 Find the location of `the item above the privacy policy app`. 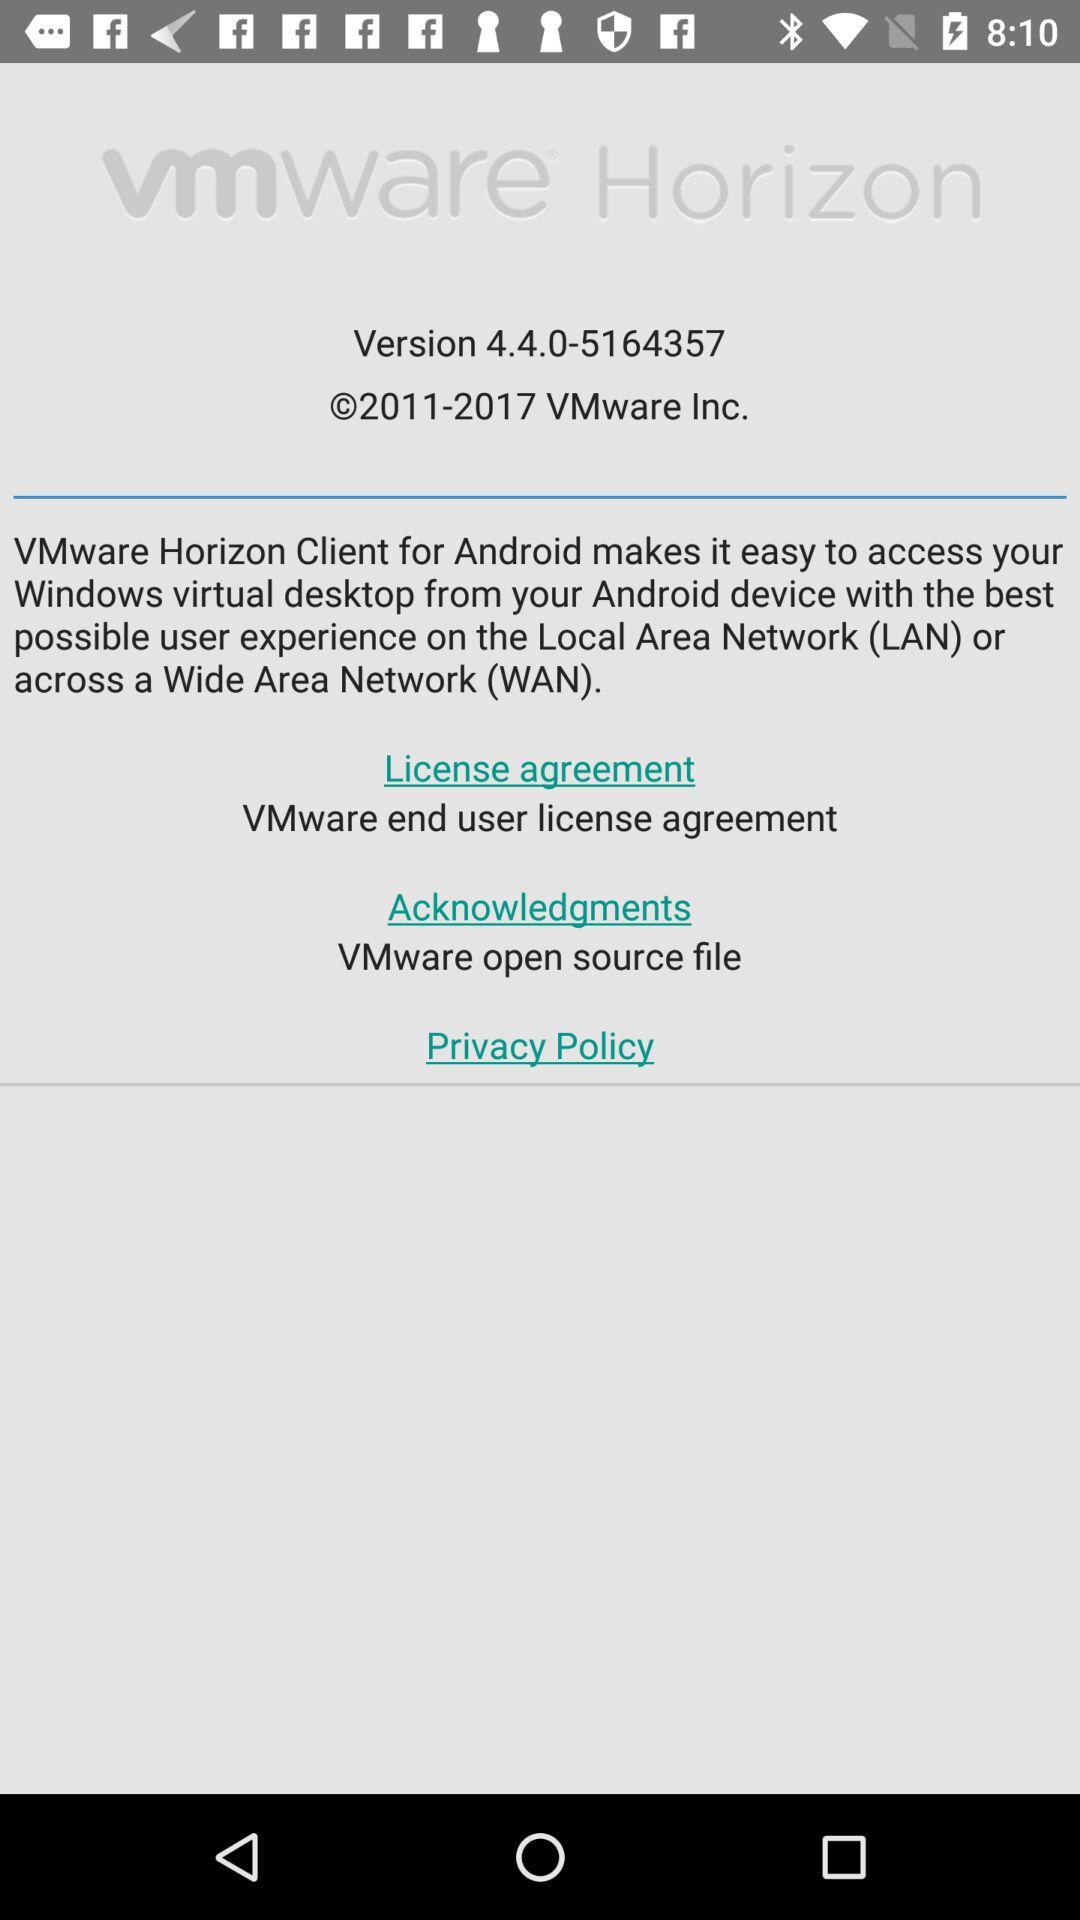

the item above the privacy policy app is located at coordinates (538, 954).